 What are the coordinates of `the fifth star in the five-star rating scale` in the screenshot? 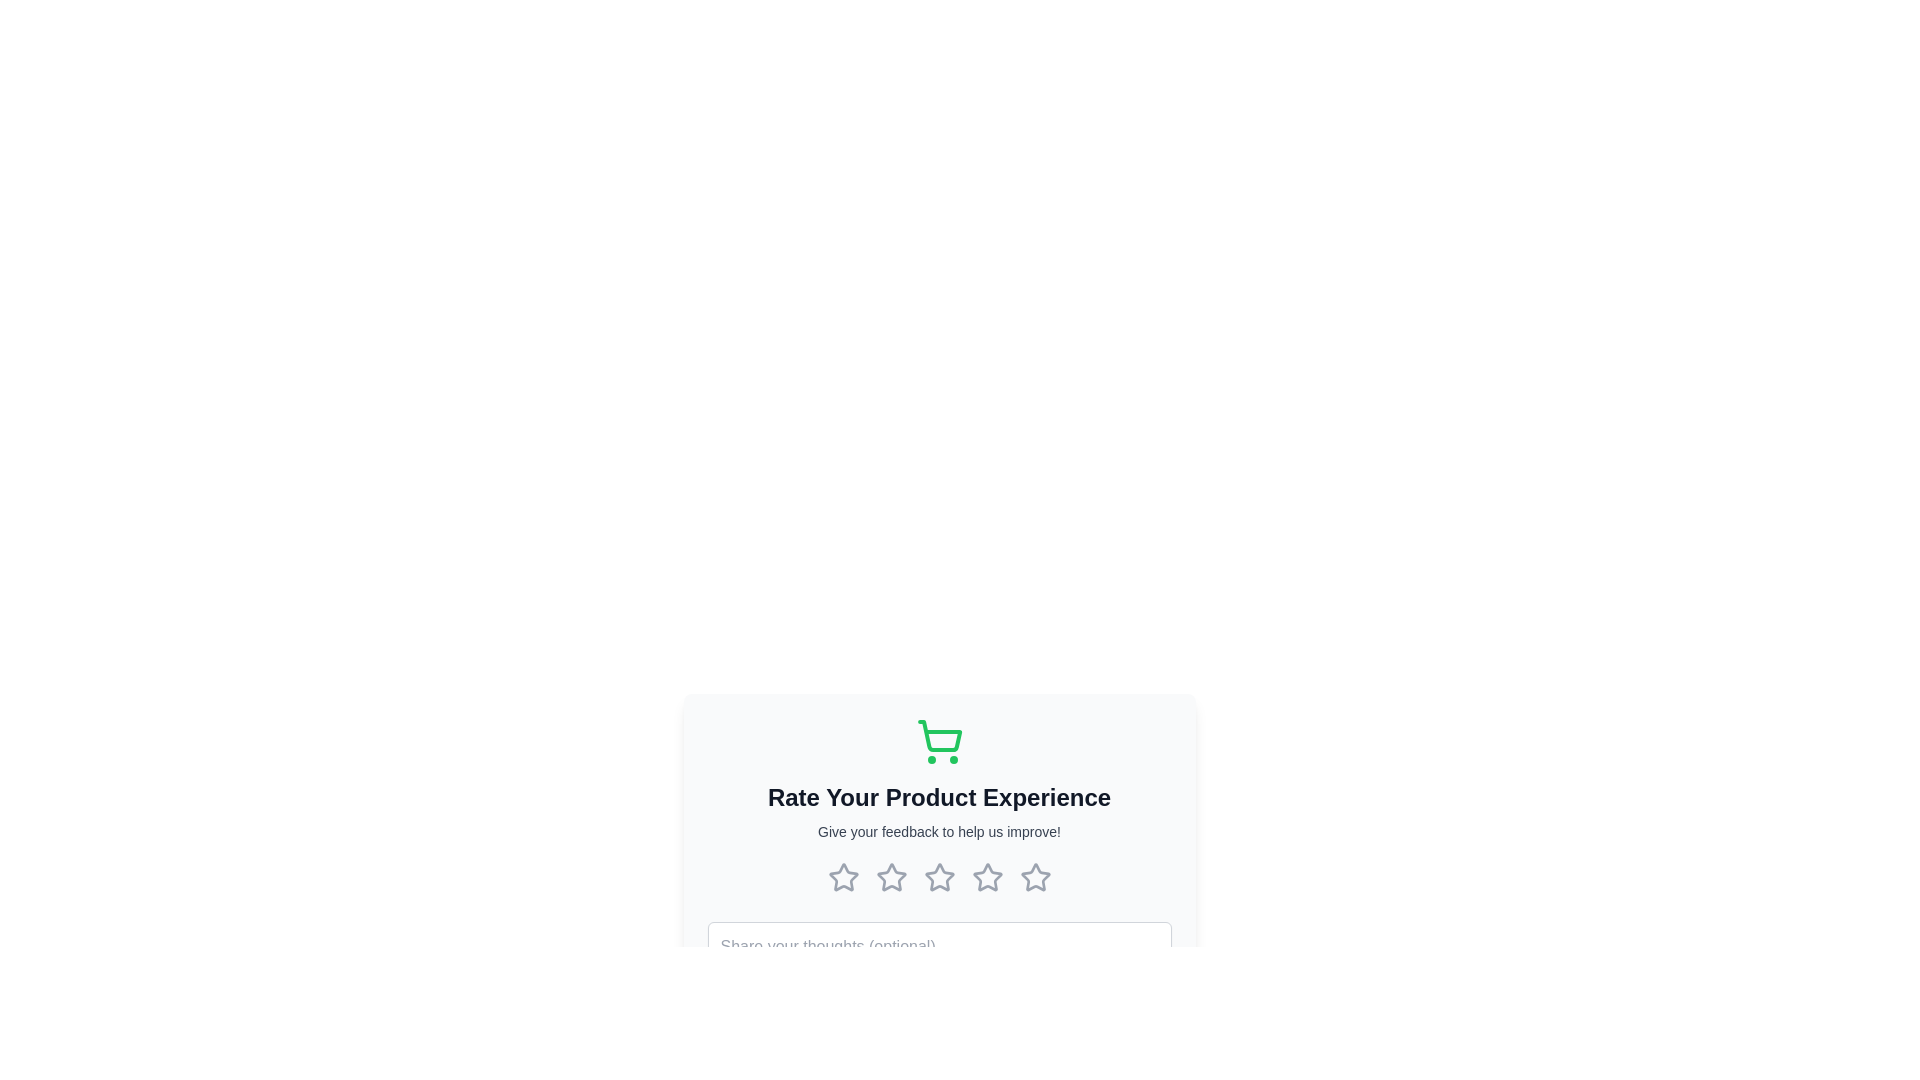 It's located at (1035, 877).